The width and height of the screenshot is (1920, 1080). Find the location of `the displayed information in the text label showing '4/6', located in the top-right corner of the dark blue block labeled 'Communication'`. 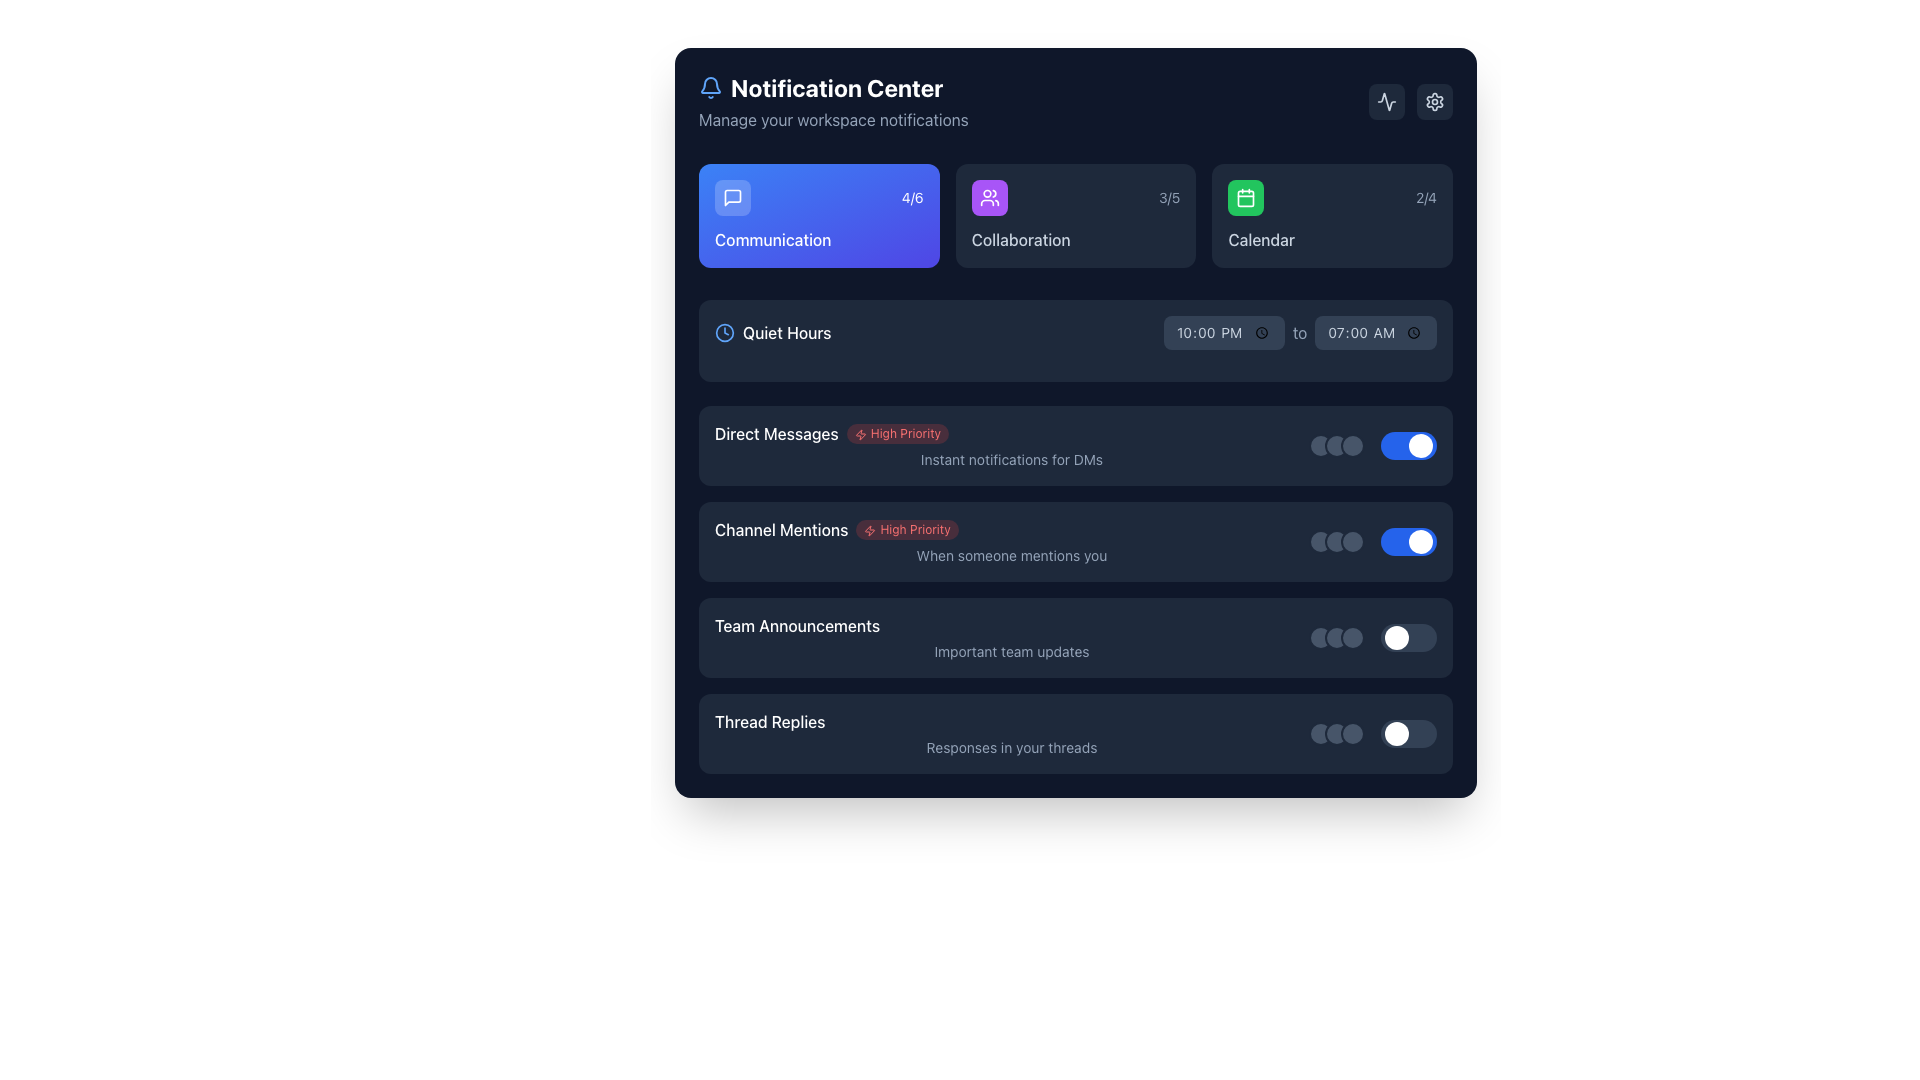

the displayed information in the text label showing '4/6', located in the top-right corner of the dark blue block labeled 'Communication' is located at coordinates (911, 197).